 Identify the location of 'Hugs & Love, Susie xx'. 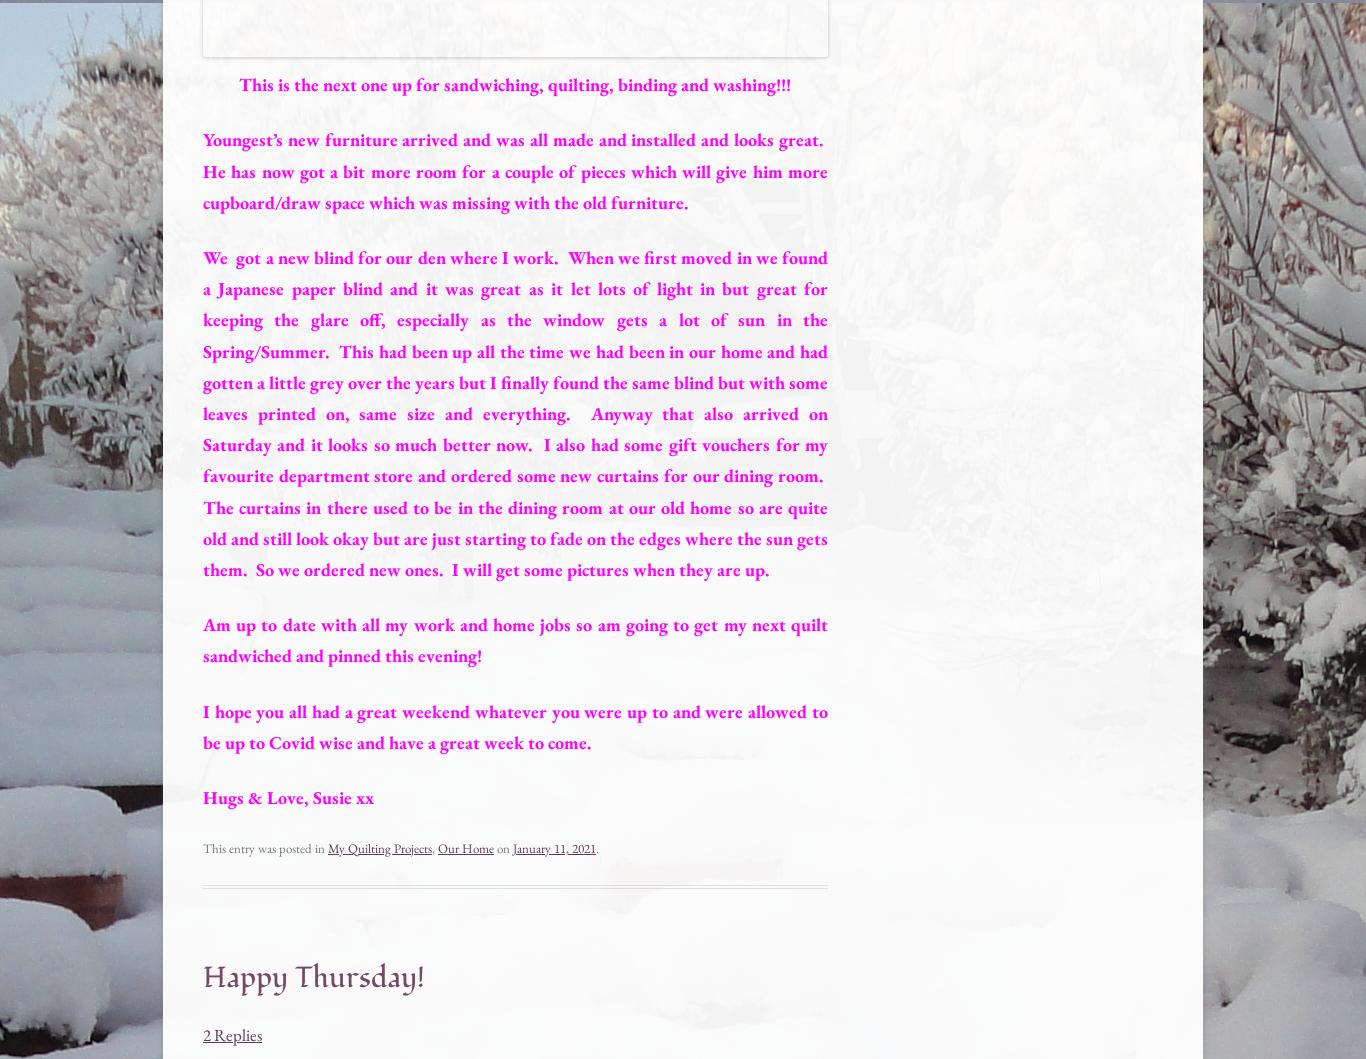
(288, 796).